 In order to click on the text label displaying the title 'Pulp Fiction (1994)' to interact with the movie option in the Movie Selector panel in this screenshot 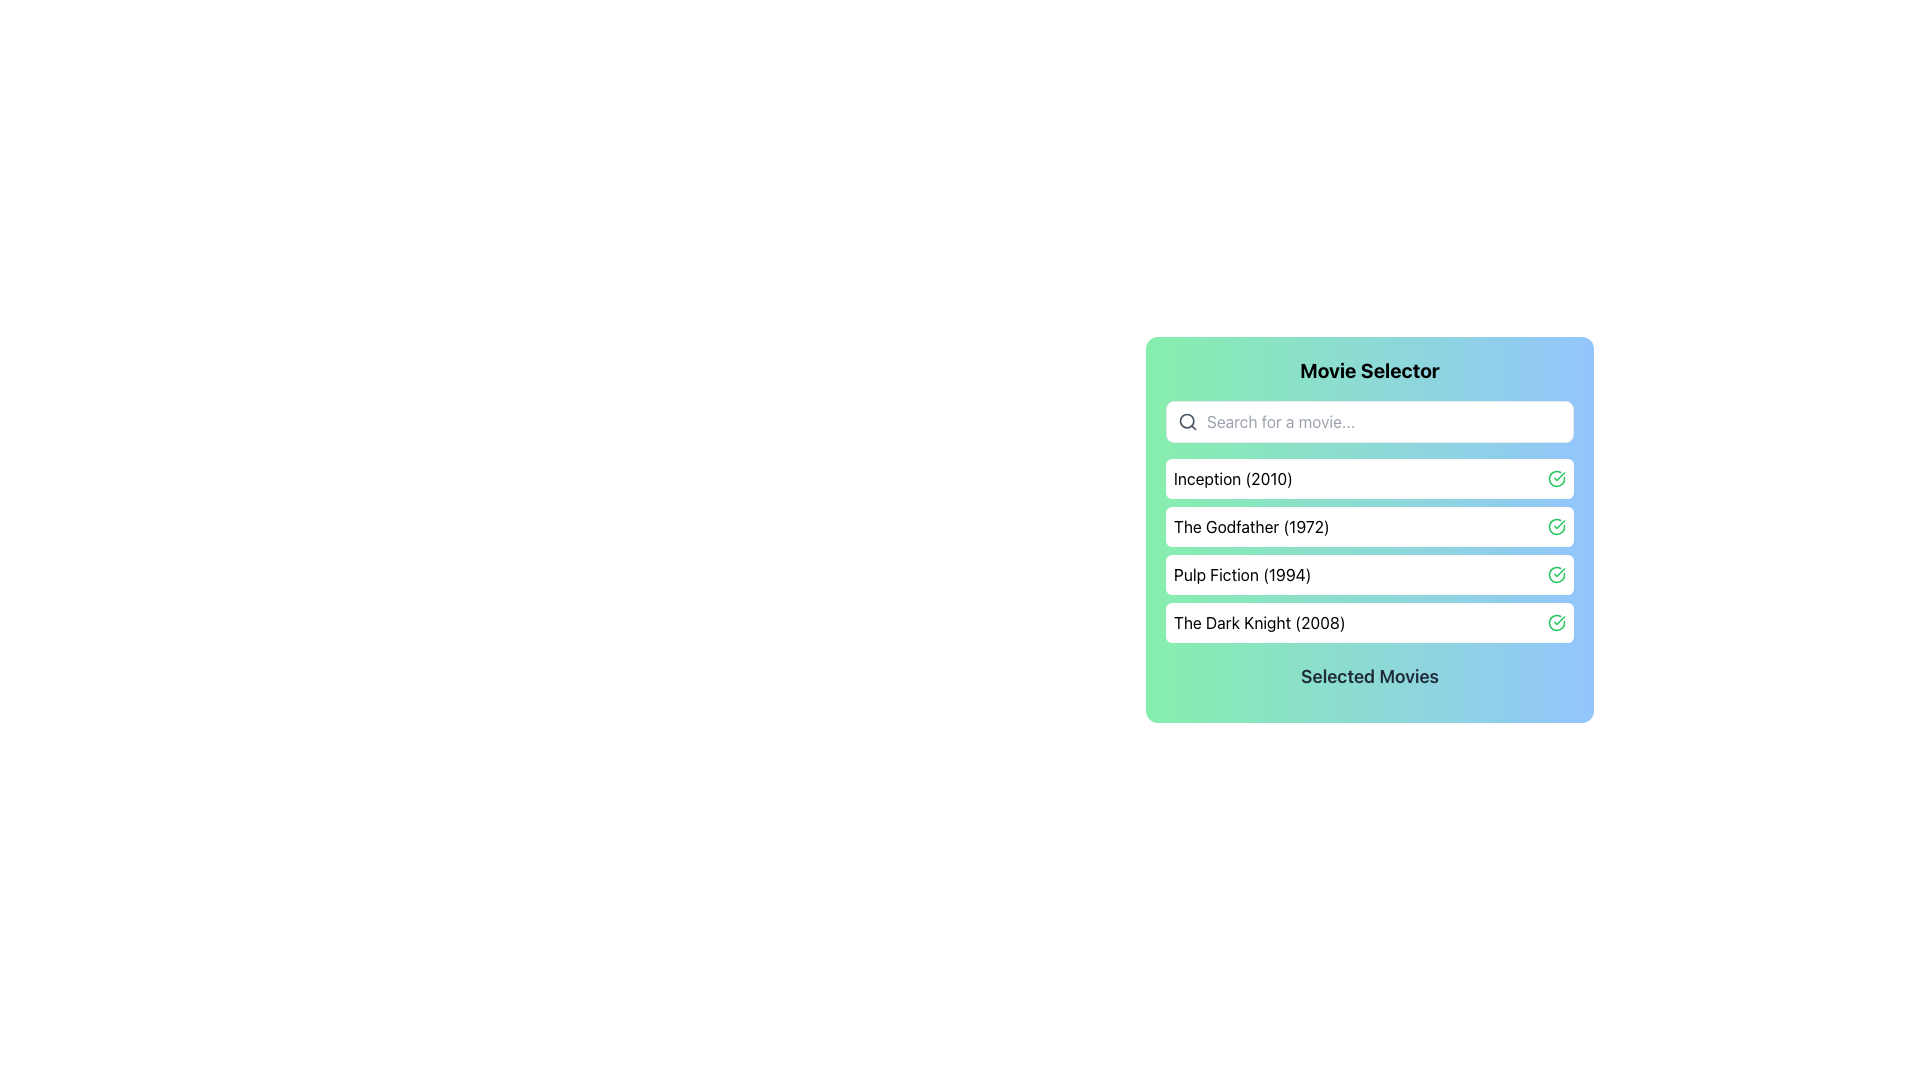, I will do `click(1241, 574)`.